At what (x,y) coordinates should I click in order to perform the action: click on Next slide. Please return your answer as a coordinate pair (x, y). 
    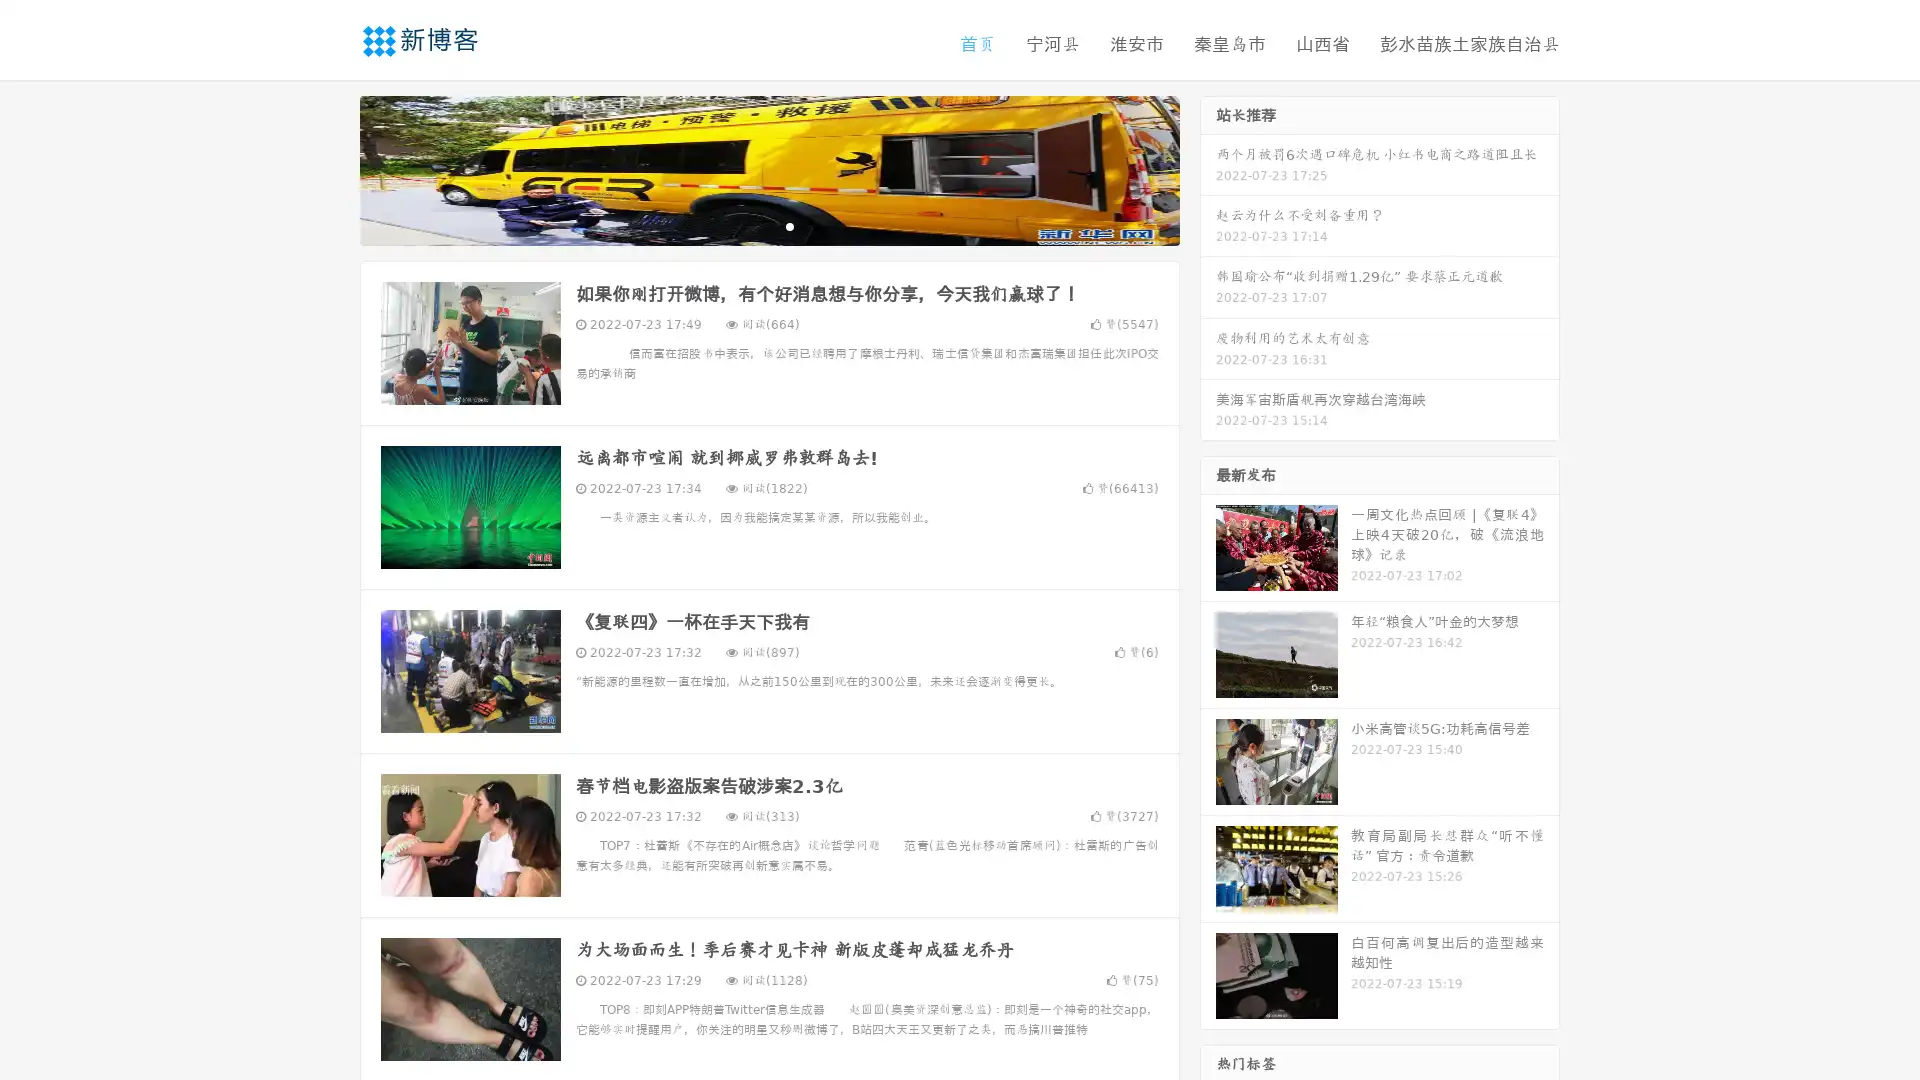
    Looking at the image, I should click on (1208, 168).